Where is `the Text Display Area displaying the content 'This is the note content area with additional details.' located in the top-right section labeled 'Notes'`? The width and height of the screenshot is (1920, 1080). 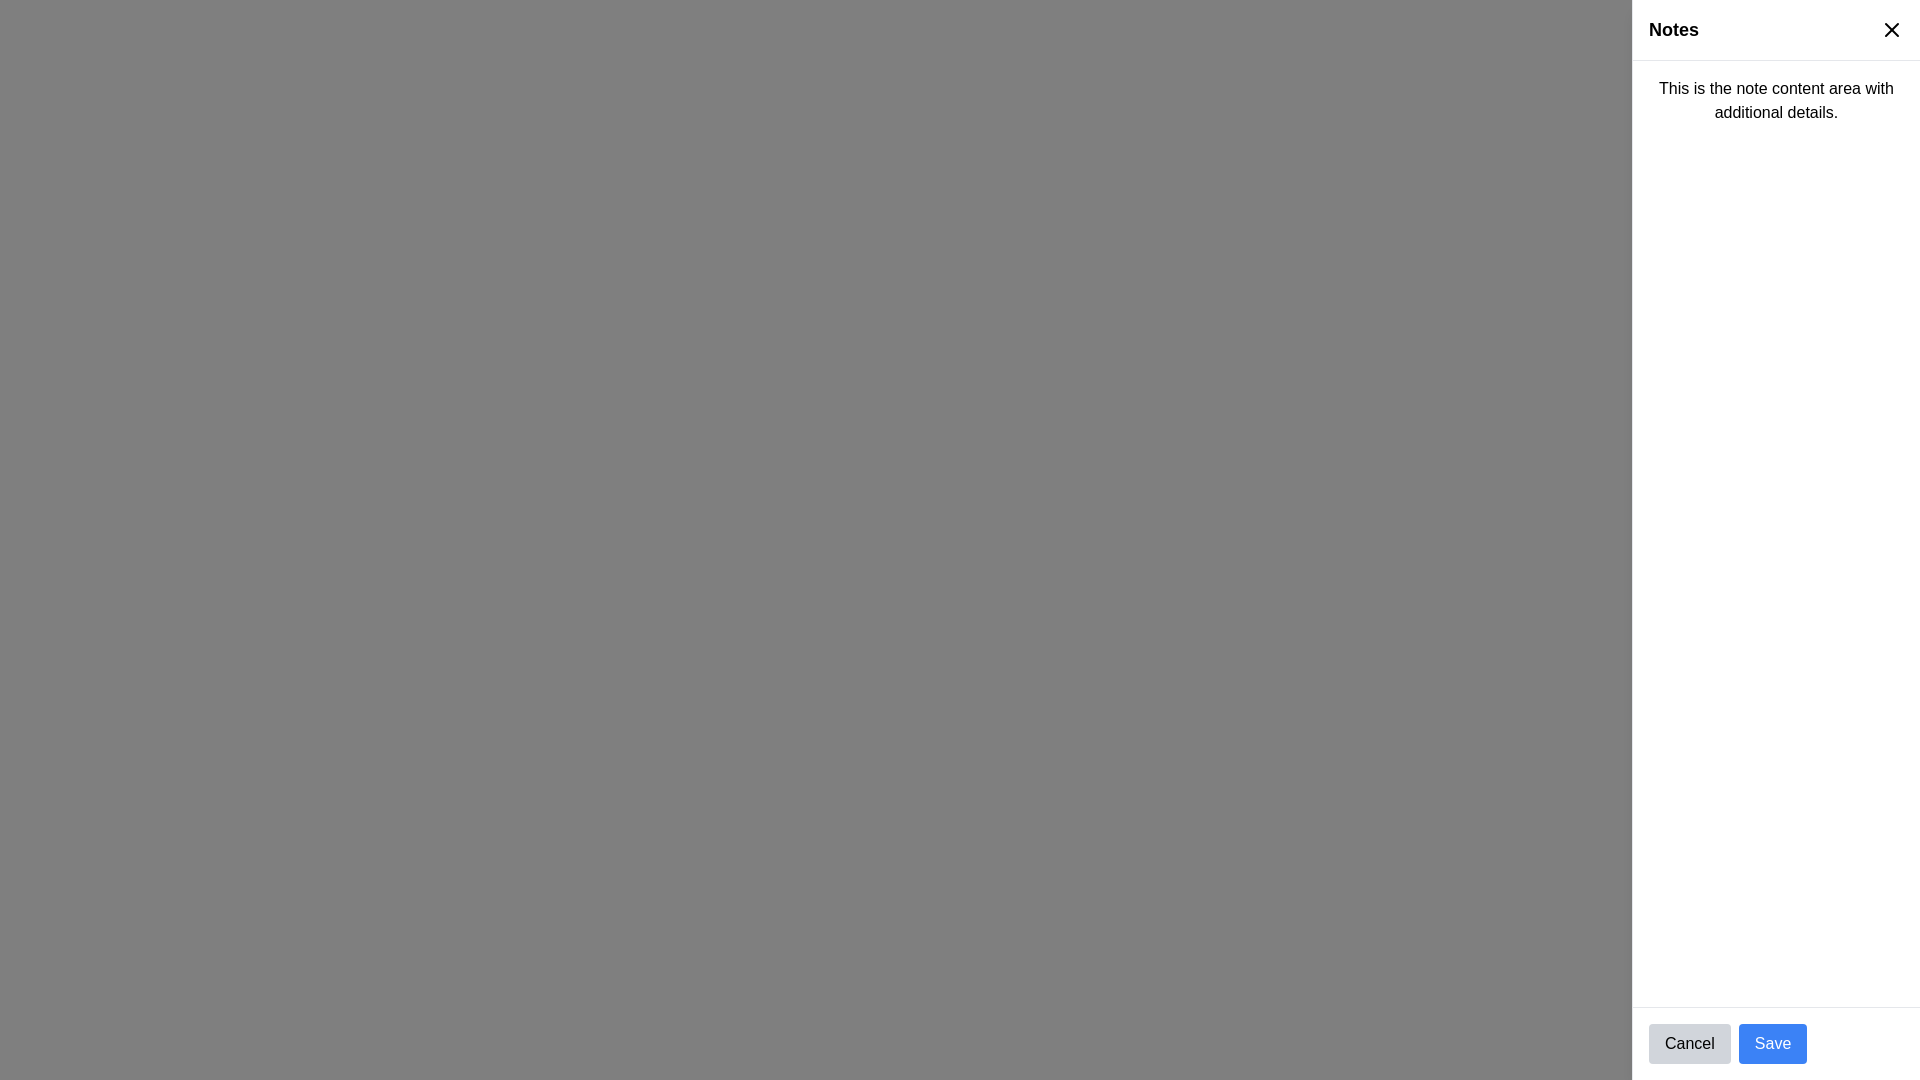
the Text Display Area displaying the content 'This is the note content area with additional details.' located in the top-right section labeled 'Notes' is located at coordinates (1776, 100).